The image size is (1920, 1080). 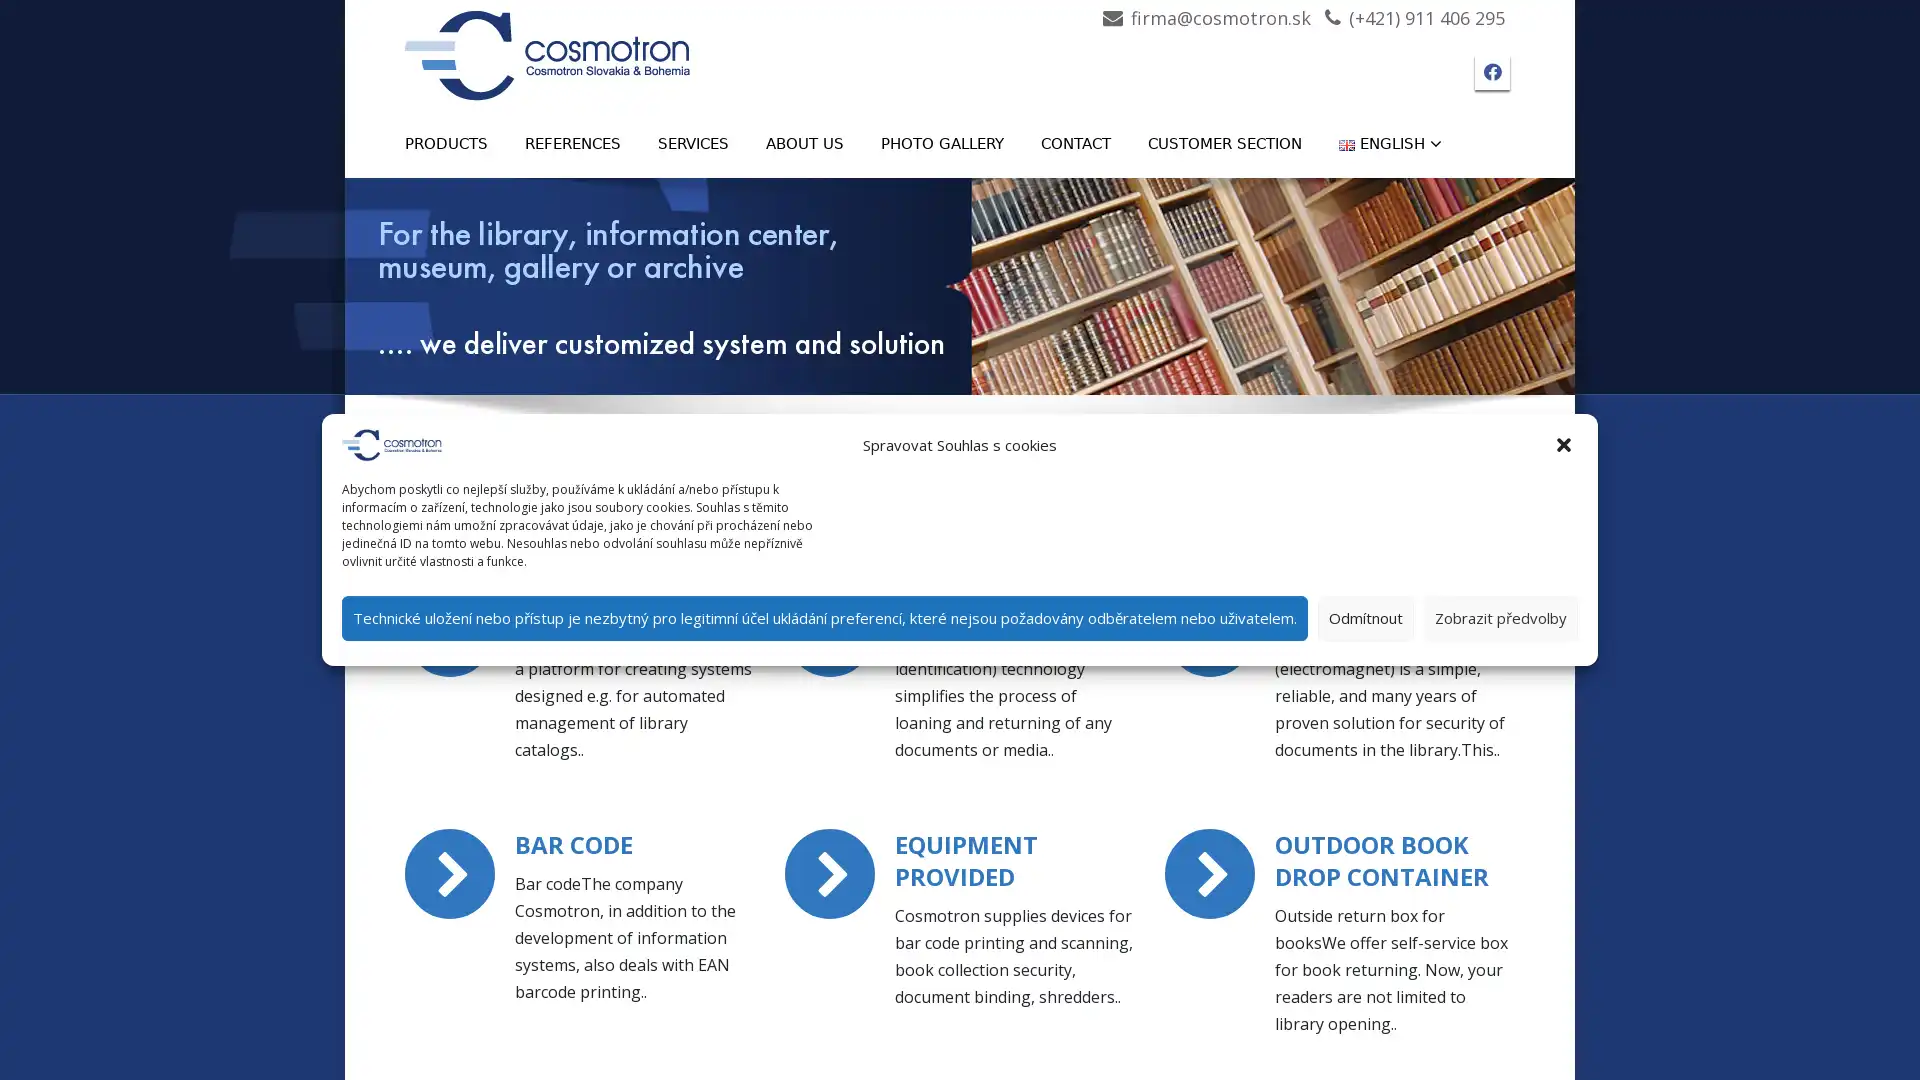 I want to click on Odmitnout, so click(x=1365, y=616).